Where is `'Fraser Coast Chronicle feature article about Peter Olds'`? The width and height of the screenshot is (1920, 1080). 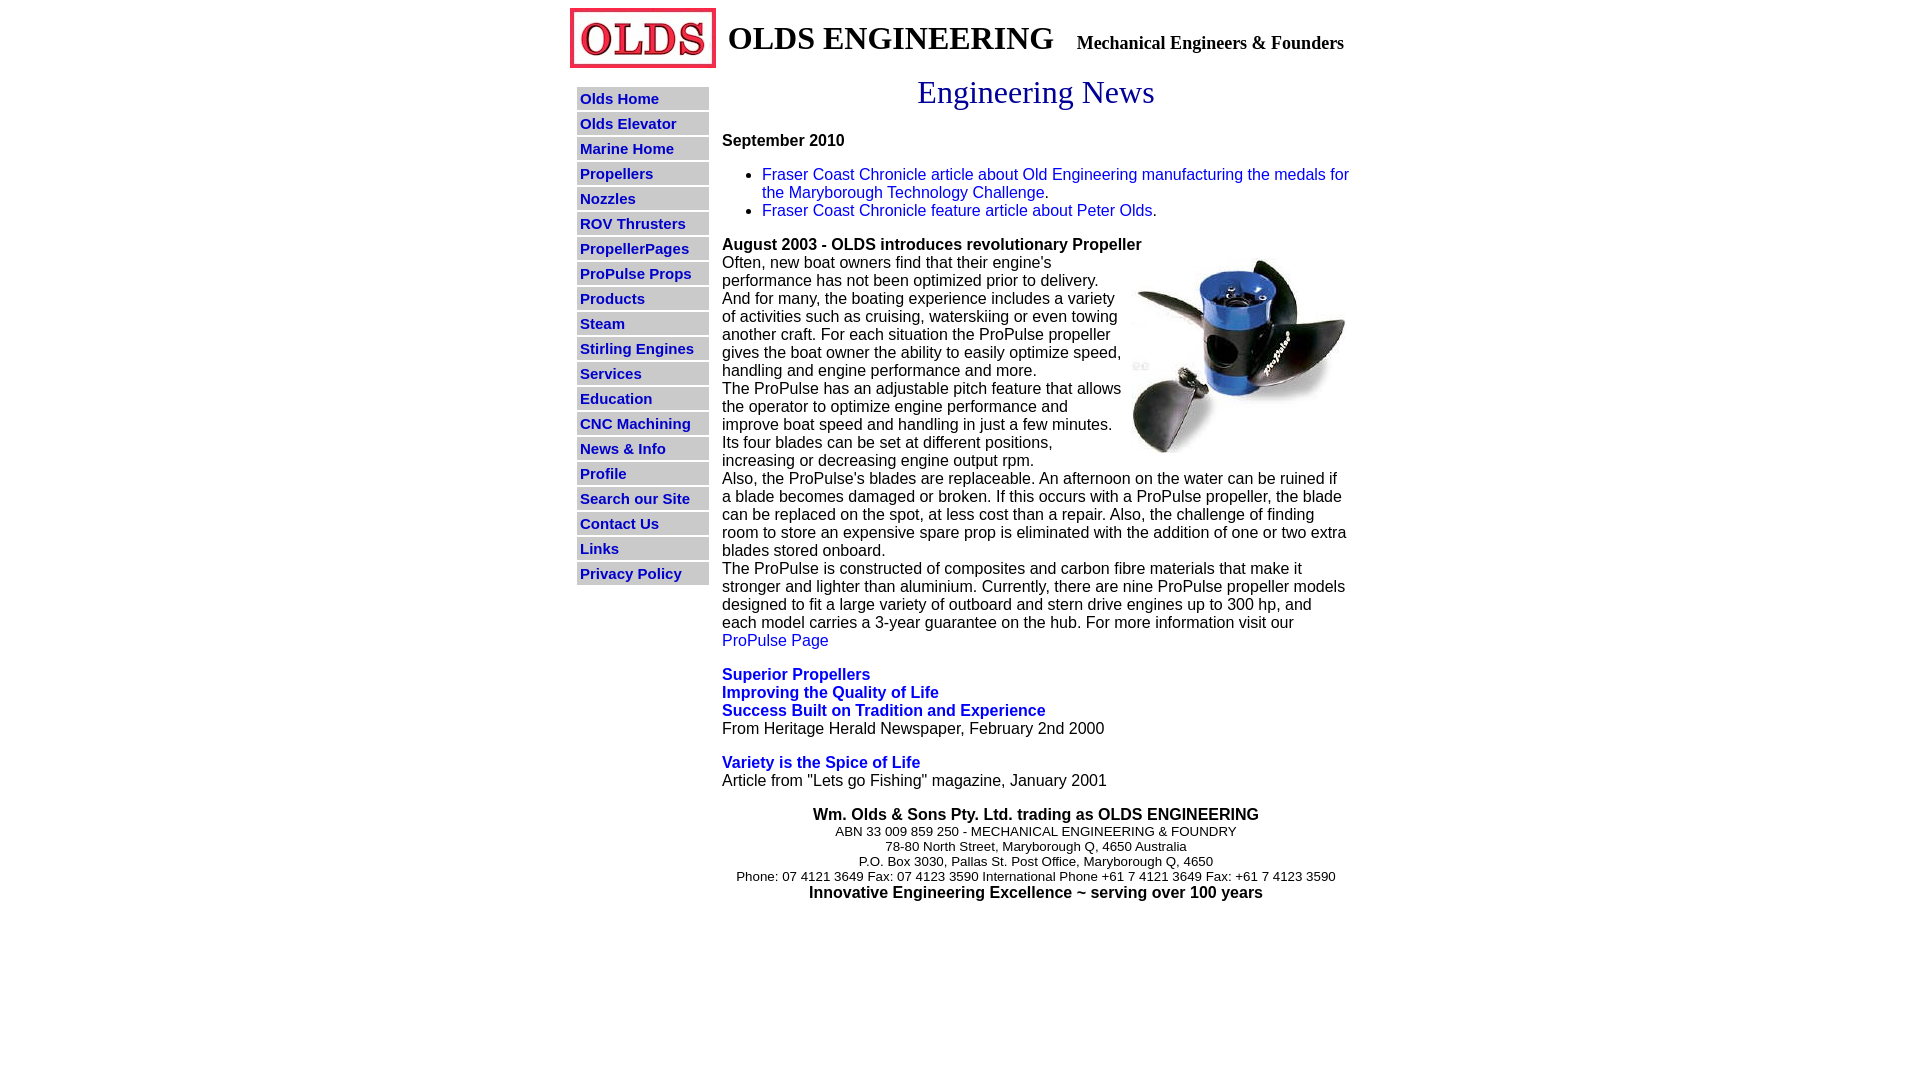
'Fraser Coast Chronicle feature article about Peter Olds' is located at coordinates (955, 210).